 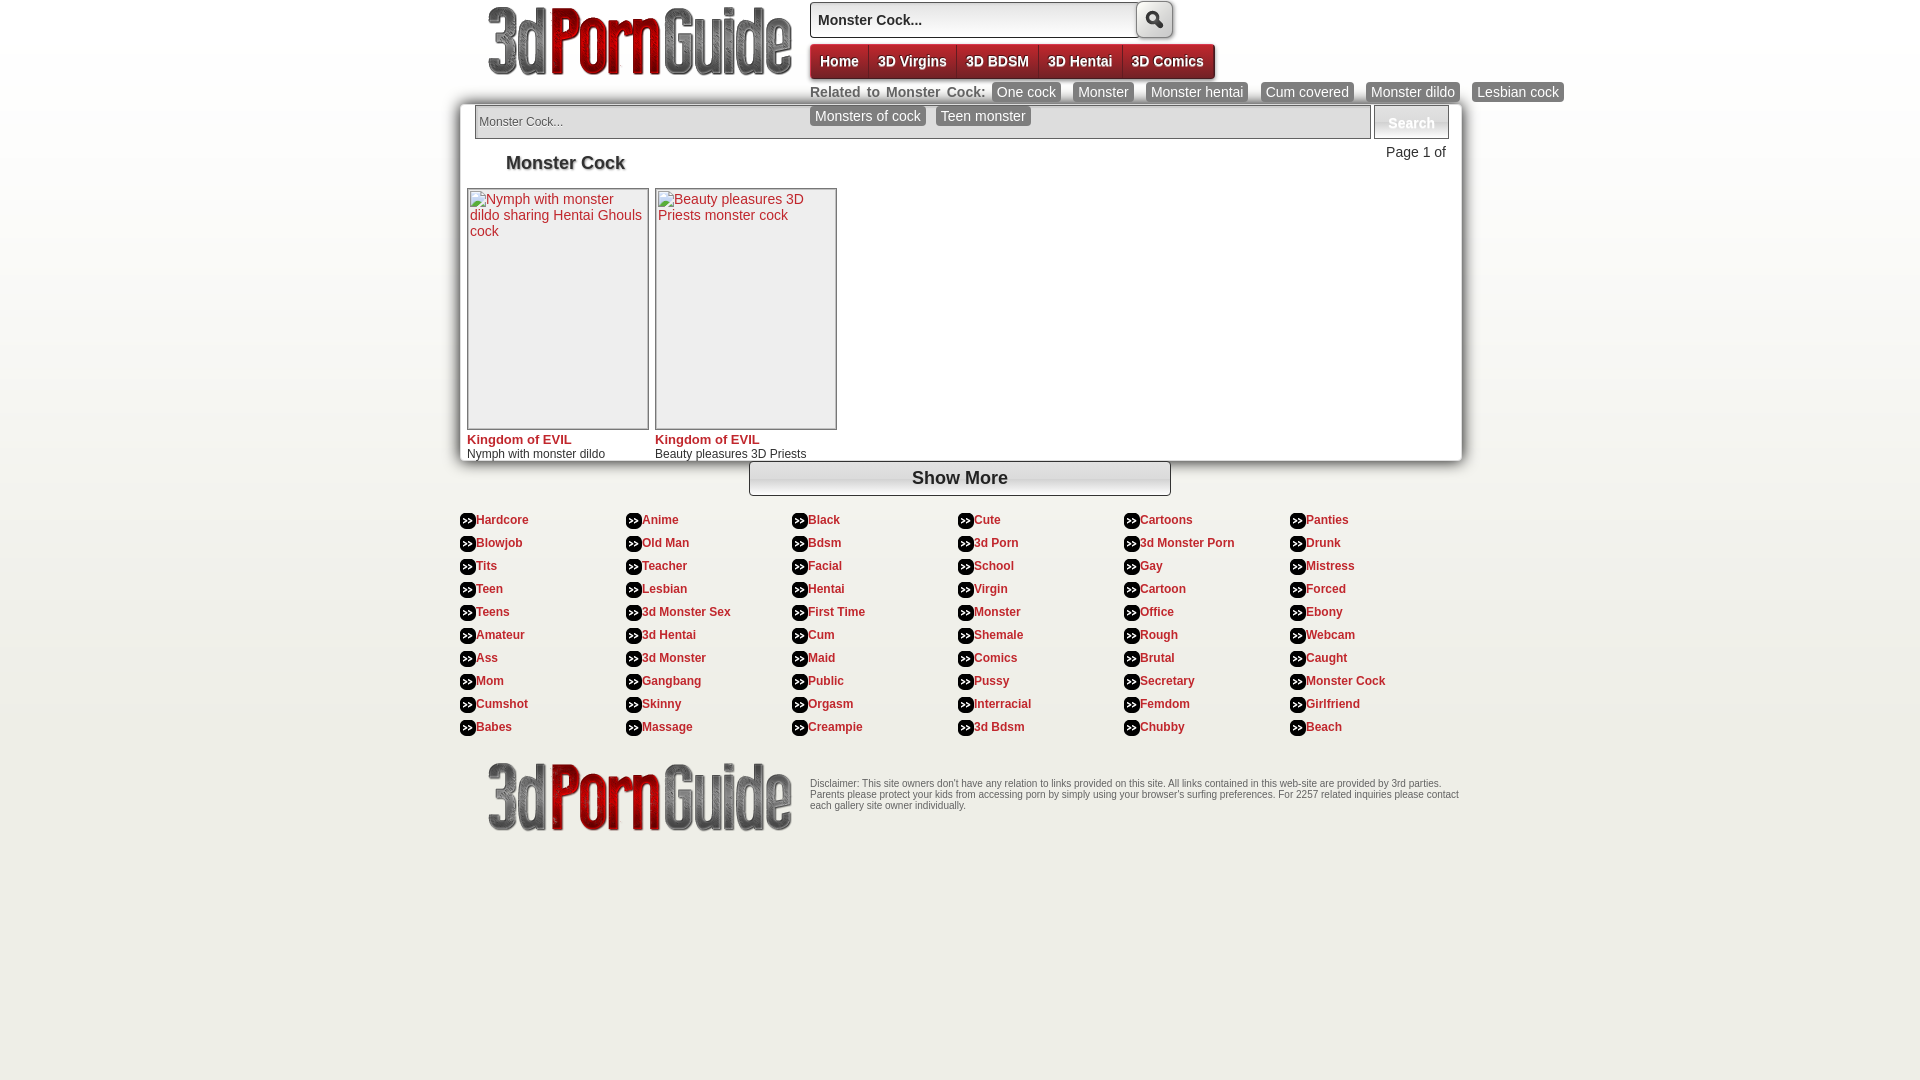 I want to click on 'Monster dildo', so click(x=1411, y=92).